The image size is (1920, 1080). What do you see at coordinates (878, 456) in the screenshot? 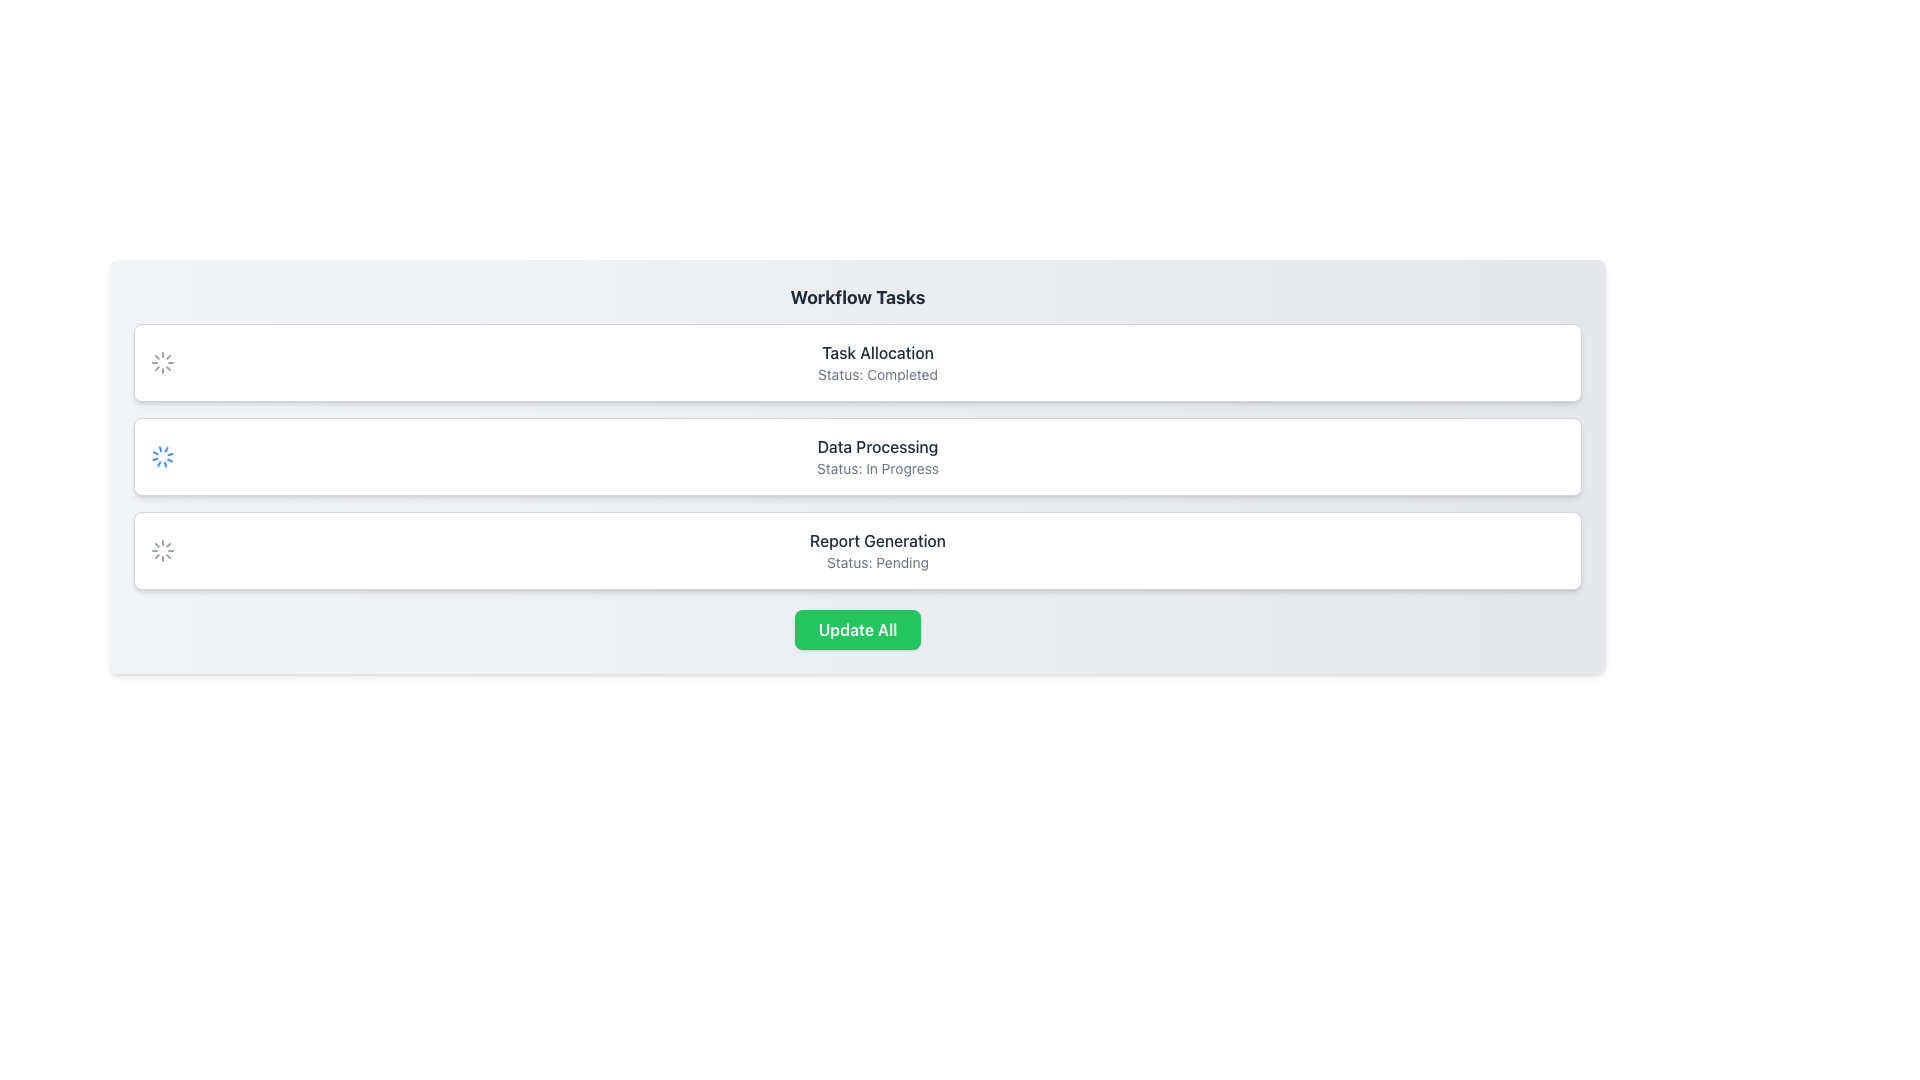
I see `the informative text label displaying 'Data Processing' which indicates the task status as 'In Progress'` at bounding box center [878, 456].